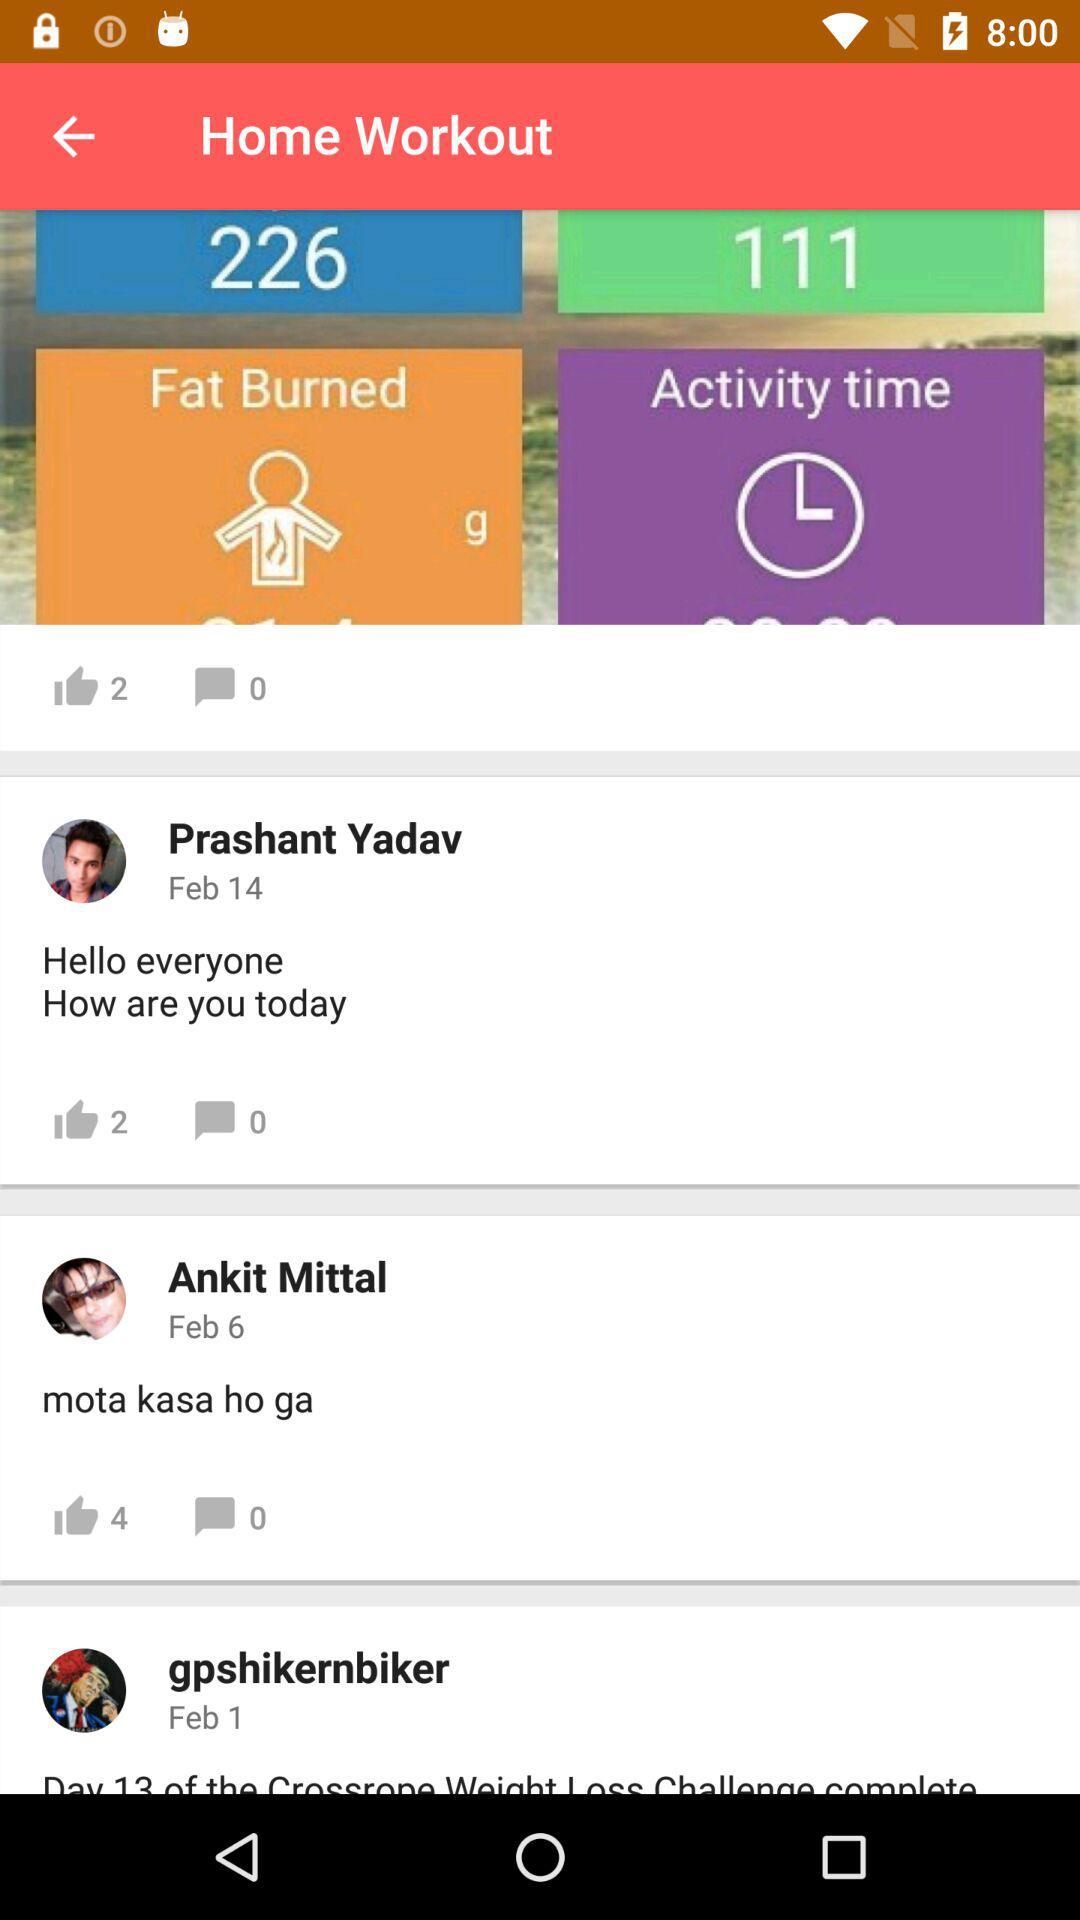  I want to click on time settings, so click(540, 416).